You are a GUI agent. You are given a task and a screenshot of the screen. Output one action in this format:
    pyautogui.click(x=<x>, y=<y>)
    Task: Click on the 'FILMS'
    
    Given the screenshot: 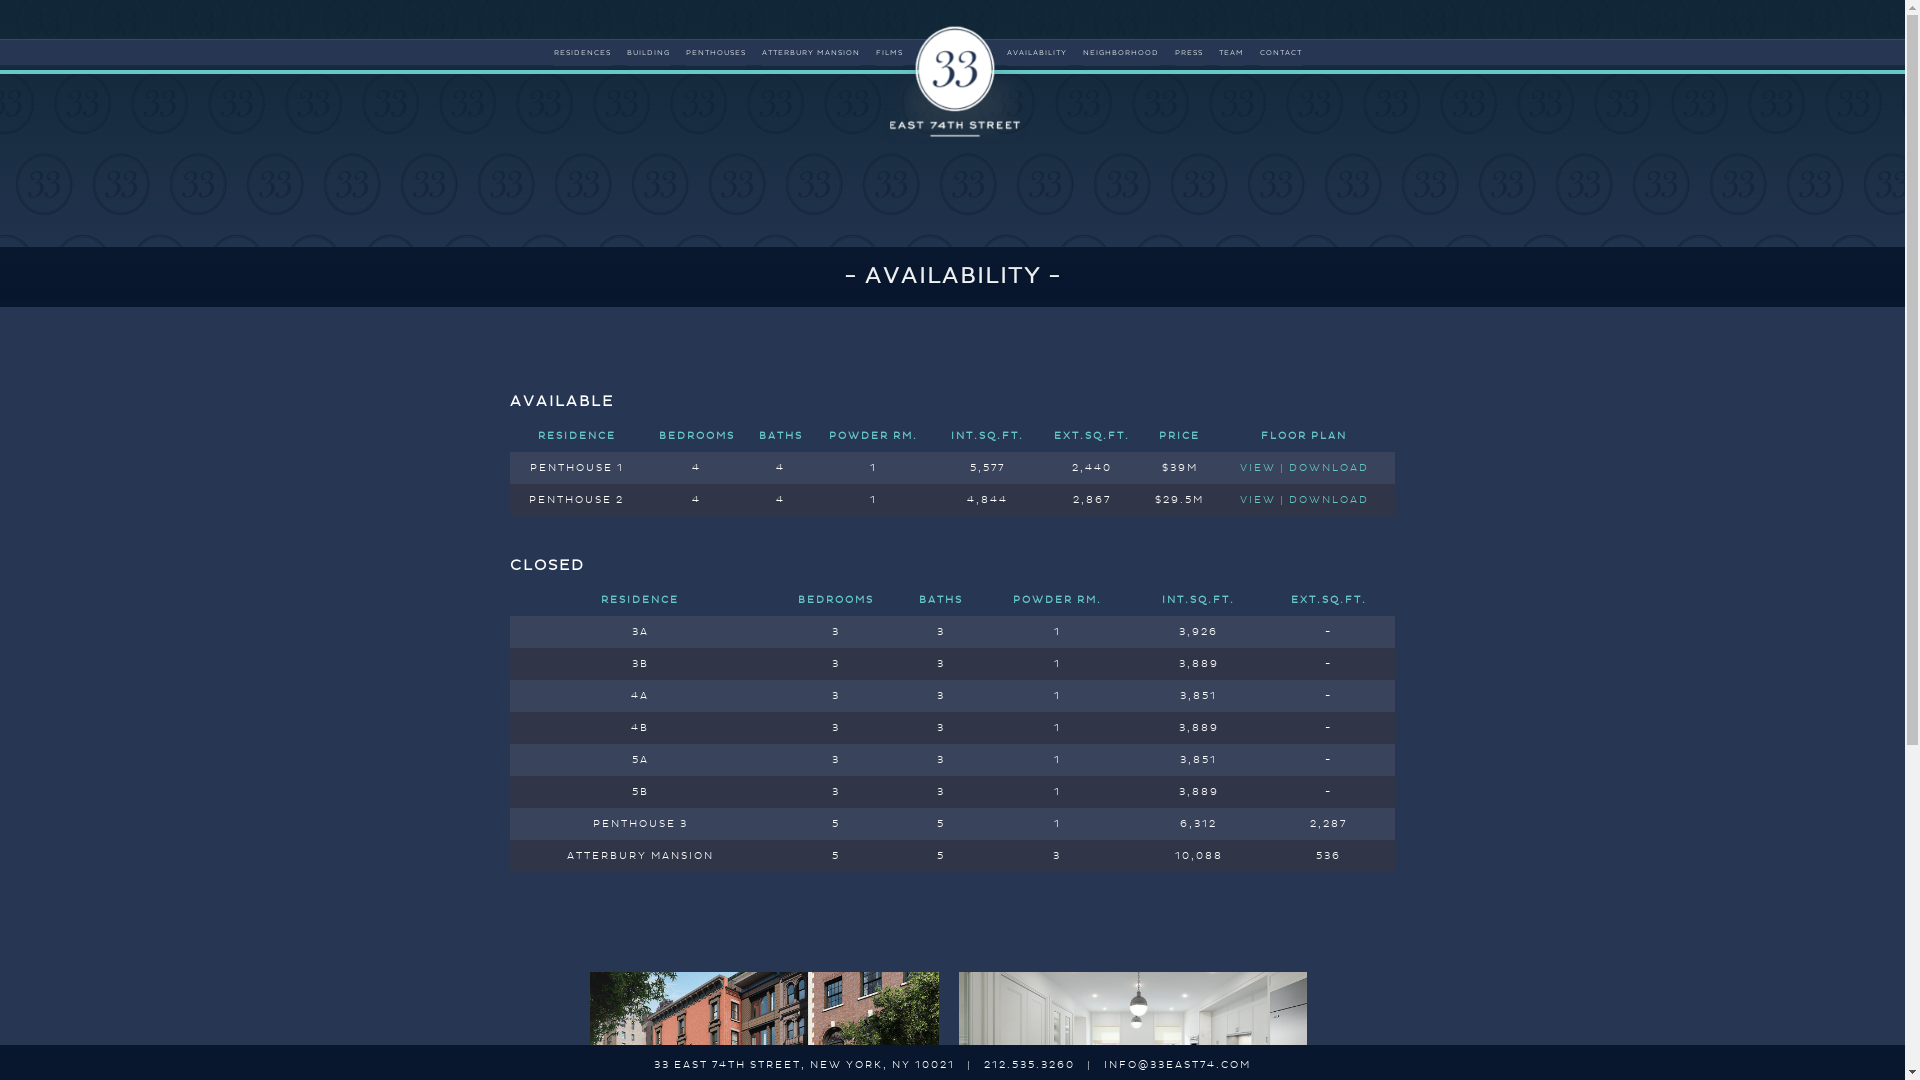 What is the action you would take?
    pyautogui.click(x=875, y=52)
    